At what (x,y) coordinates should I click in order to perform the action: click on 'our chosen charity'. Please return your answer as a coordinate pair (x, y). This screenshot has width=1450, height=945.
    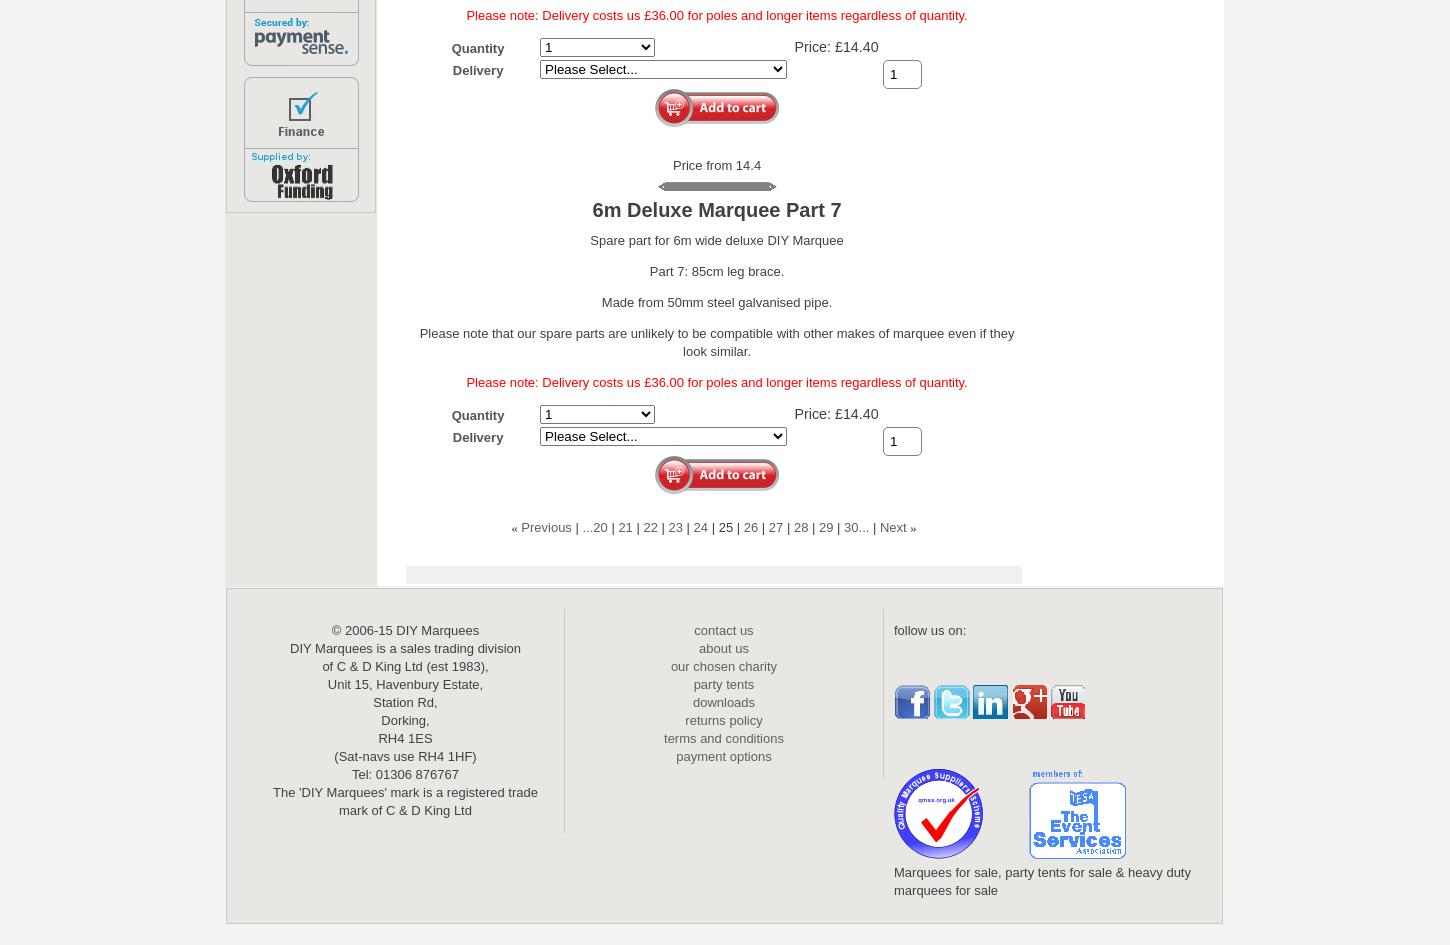
    Looking at the image, I should click on (722, 665).